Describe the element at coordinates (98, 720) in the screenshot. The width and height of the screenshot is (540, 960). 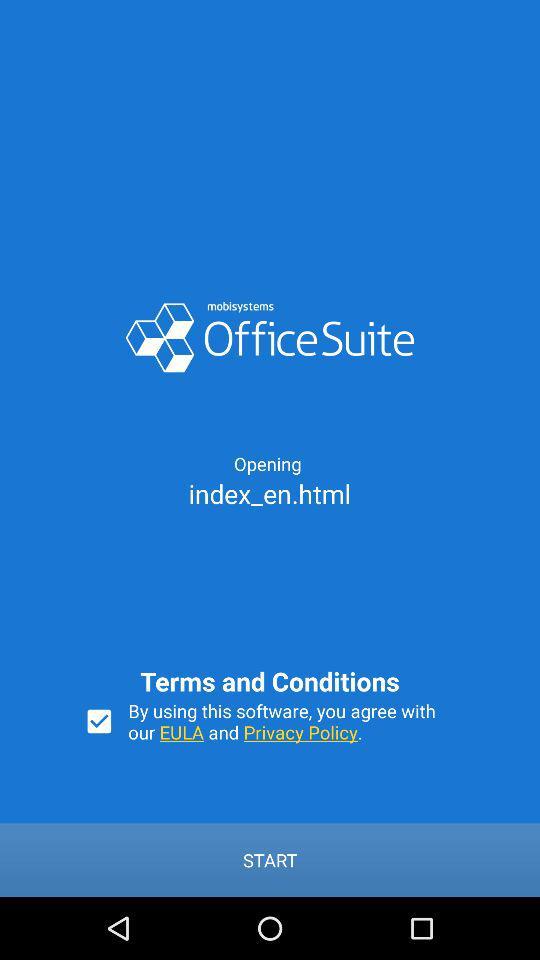
I see `the item at the bottom left corner` at that location.